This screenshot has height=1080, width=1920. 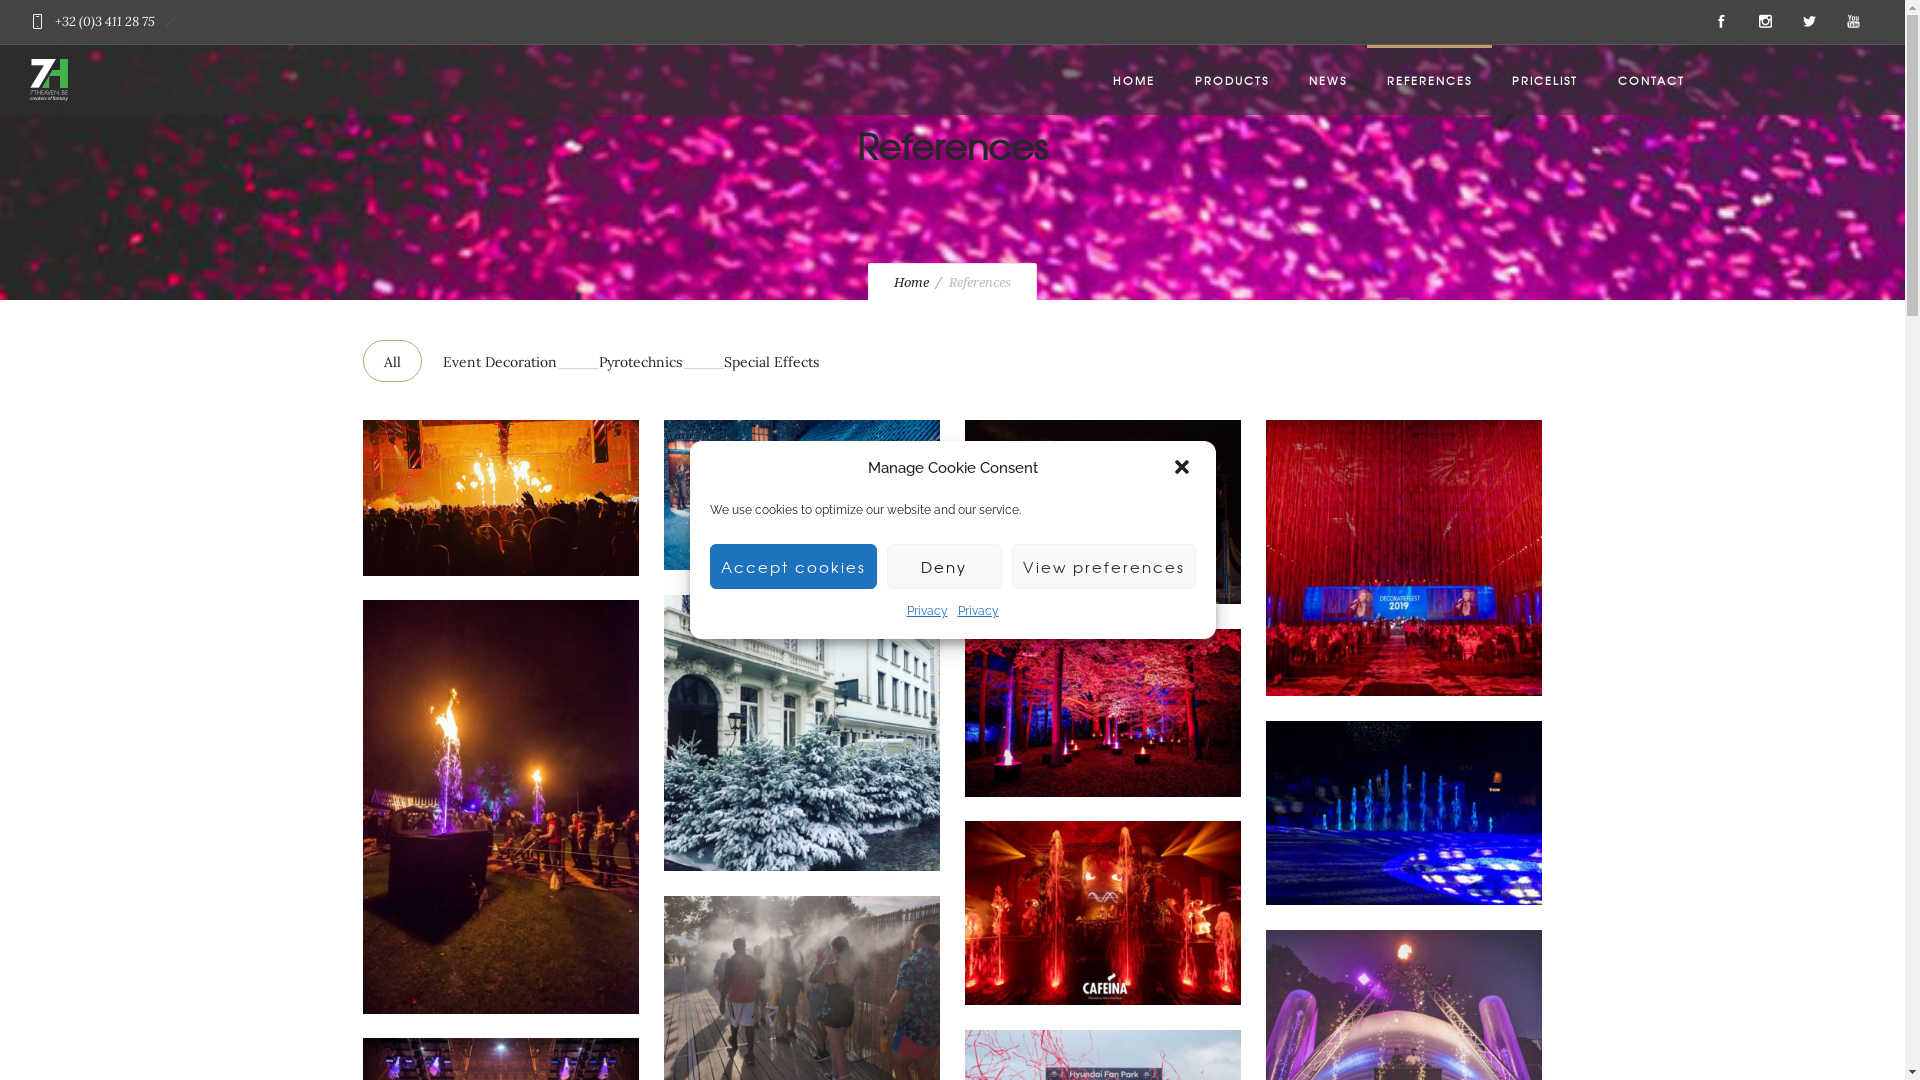 What do you see at coordinates (885, 566) in the screenshot?
I see `'Deny'` at bounding box center [885, 566].